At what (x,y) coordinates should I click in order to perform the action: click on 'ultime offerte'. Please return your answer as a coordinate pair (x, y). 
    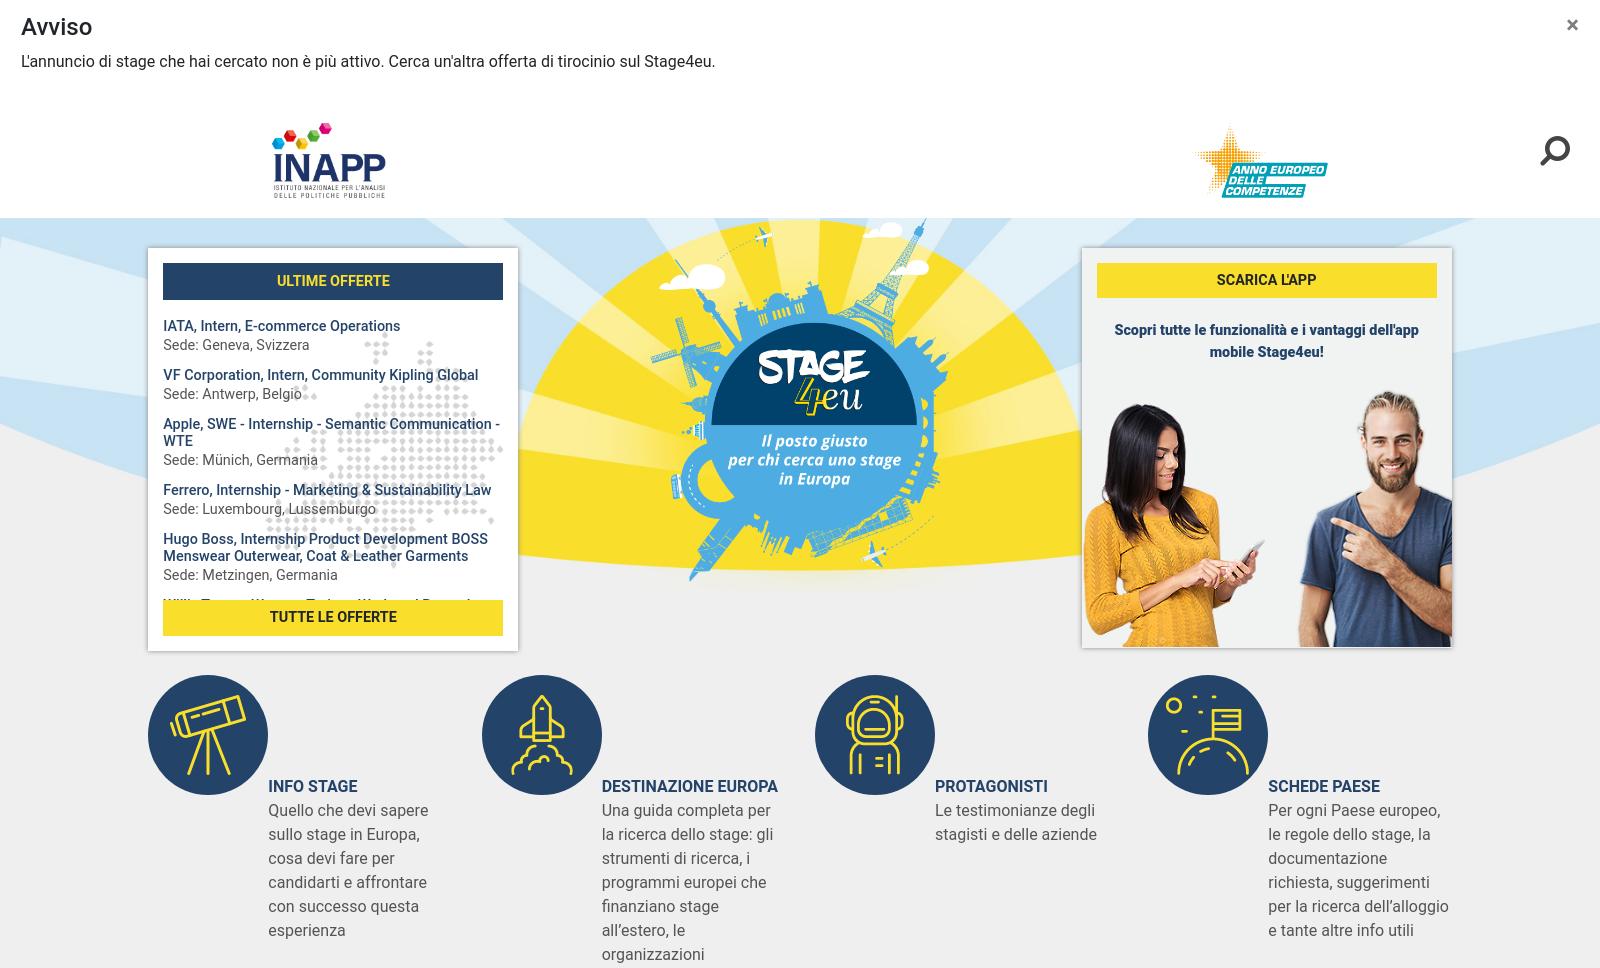
    Looking at the image, I should click on (332, 280).